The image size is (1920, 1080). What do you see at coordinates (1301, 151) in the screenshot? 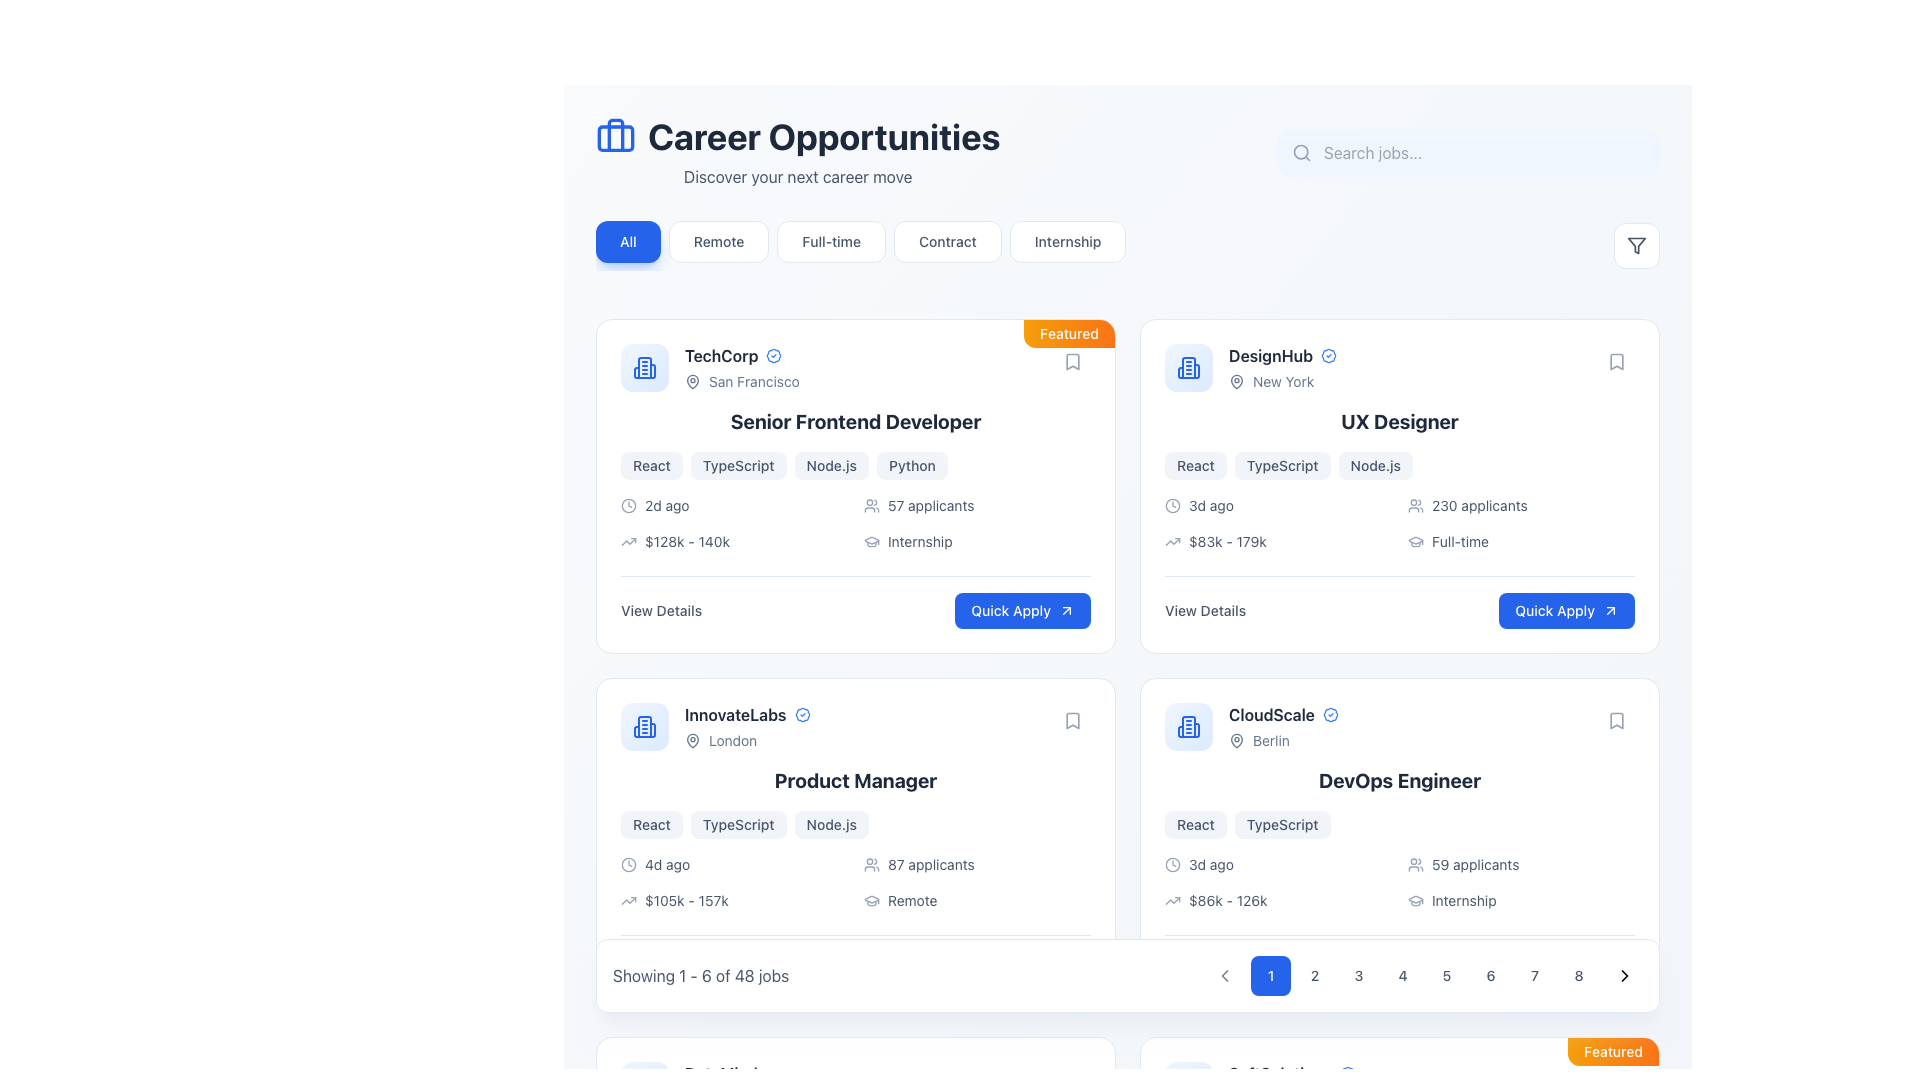
I see `the central circular part of the search icon, which is filled and located at the right side of the header section next to the job search text input field` at bounding box center [1301, 151].